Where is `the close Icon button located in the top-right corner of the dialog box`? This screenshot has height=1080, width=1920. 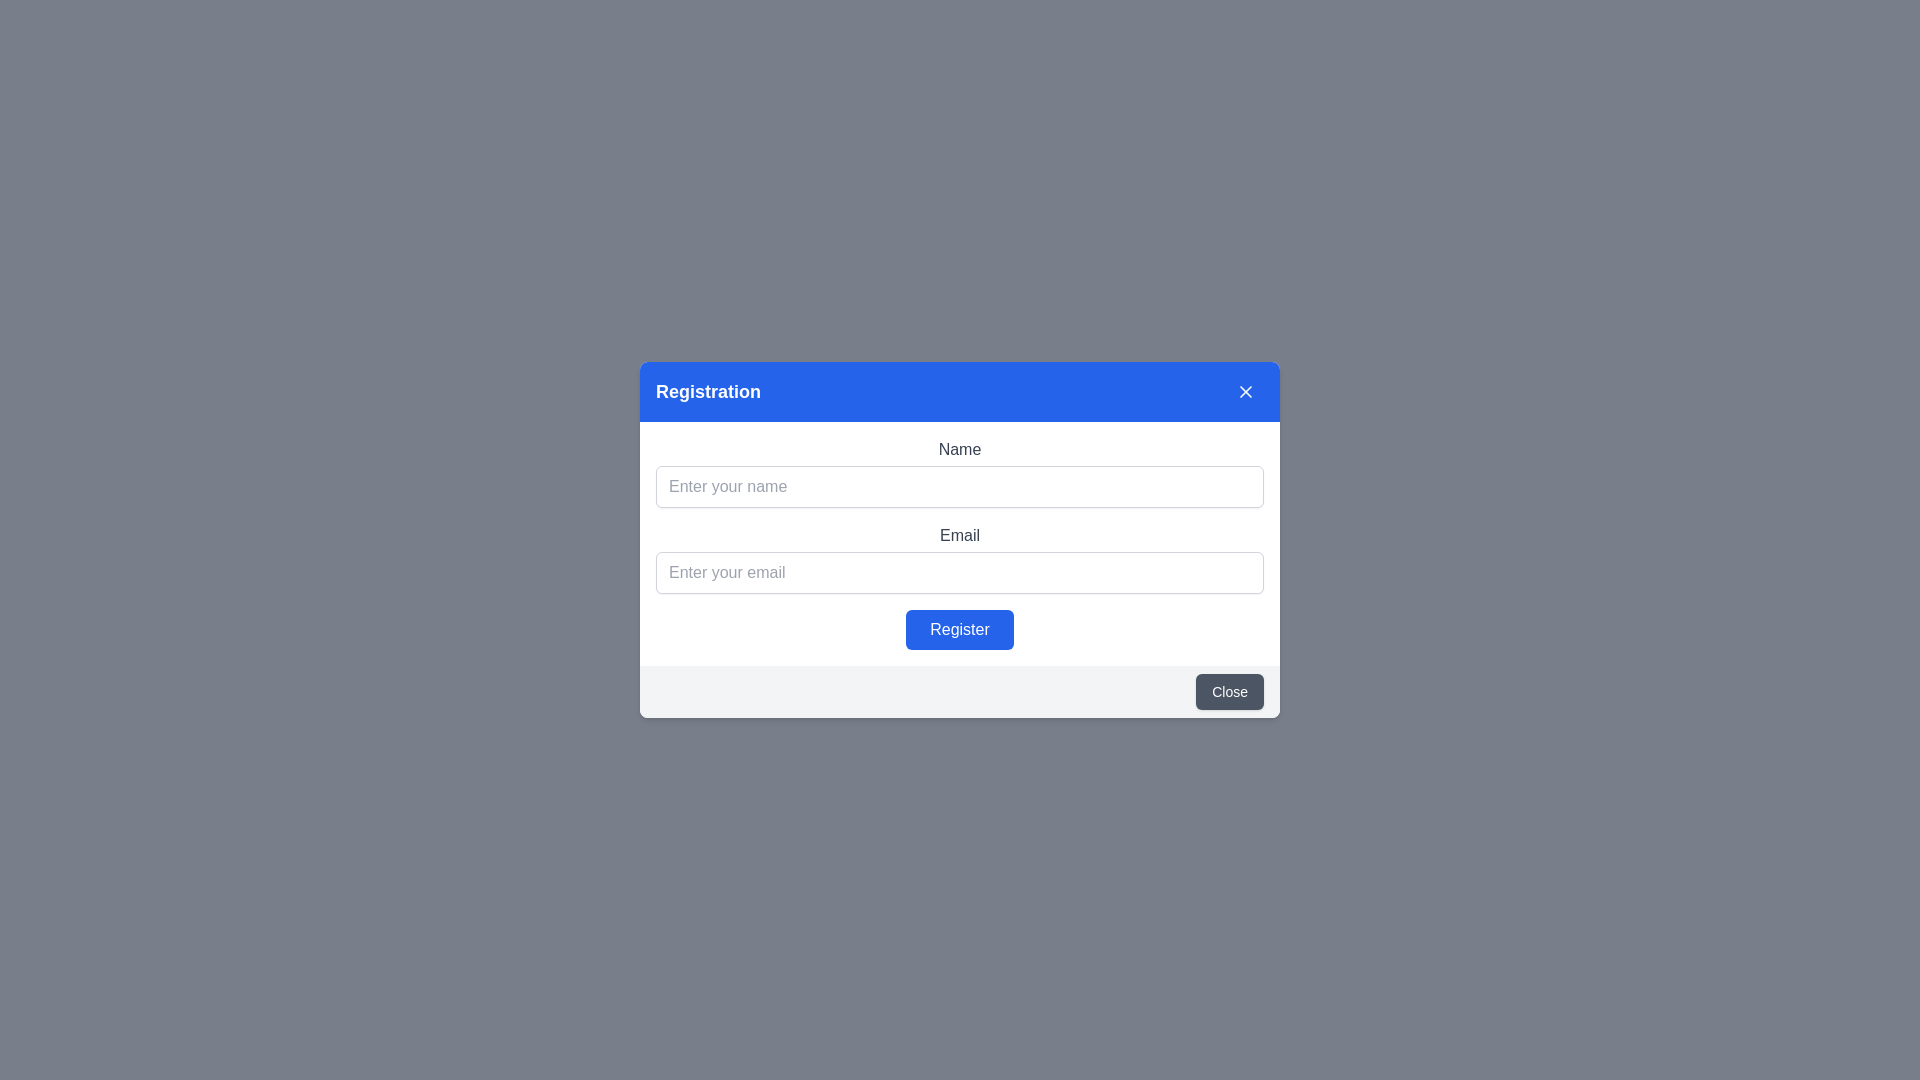 the close Icon button located in the top-right corner of the dialog box is located at coordinates (1244, 392).